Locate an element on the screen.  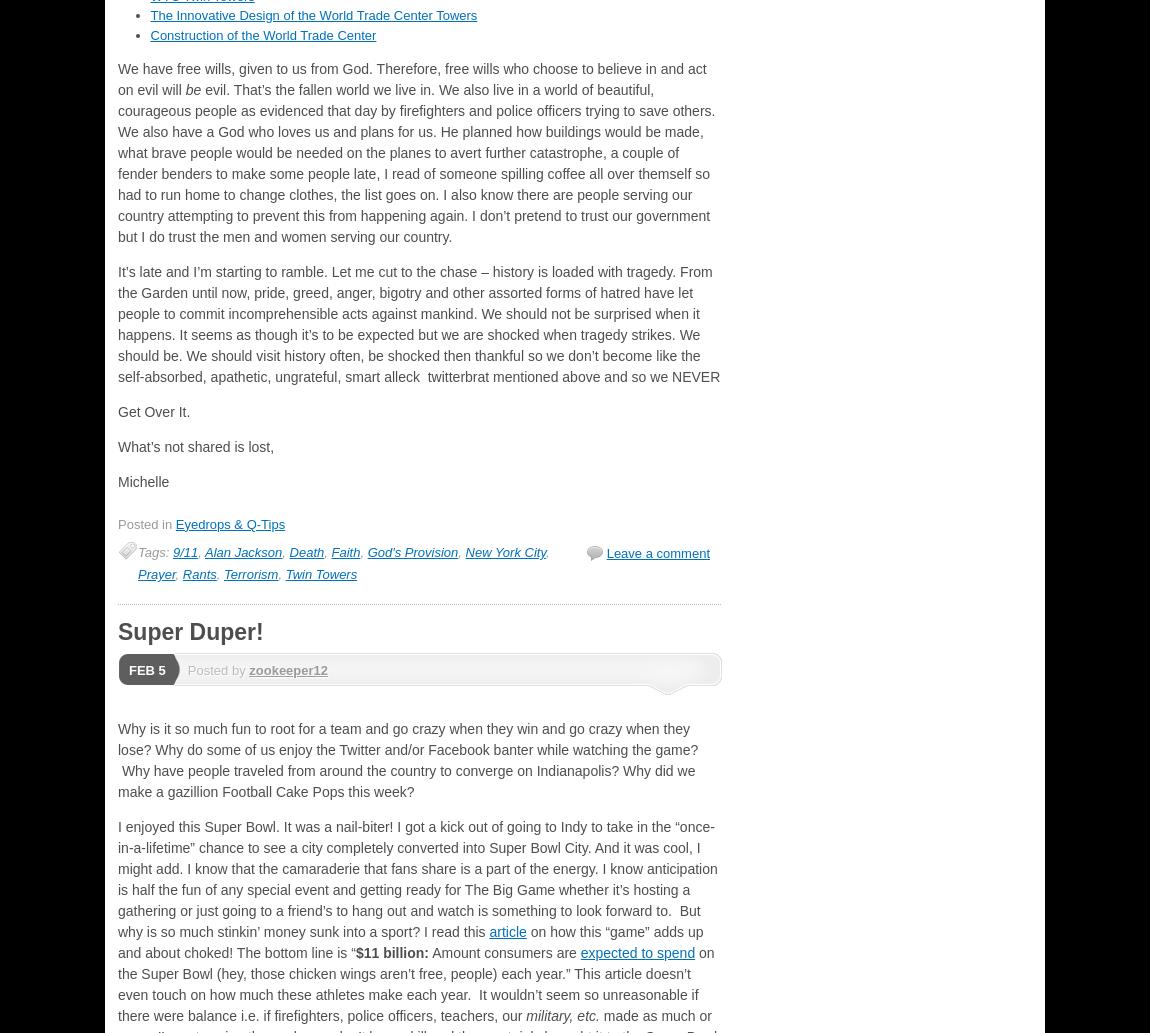
'be' is located at coordinates (194, 89).